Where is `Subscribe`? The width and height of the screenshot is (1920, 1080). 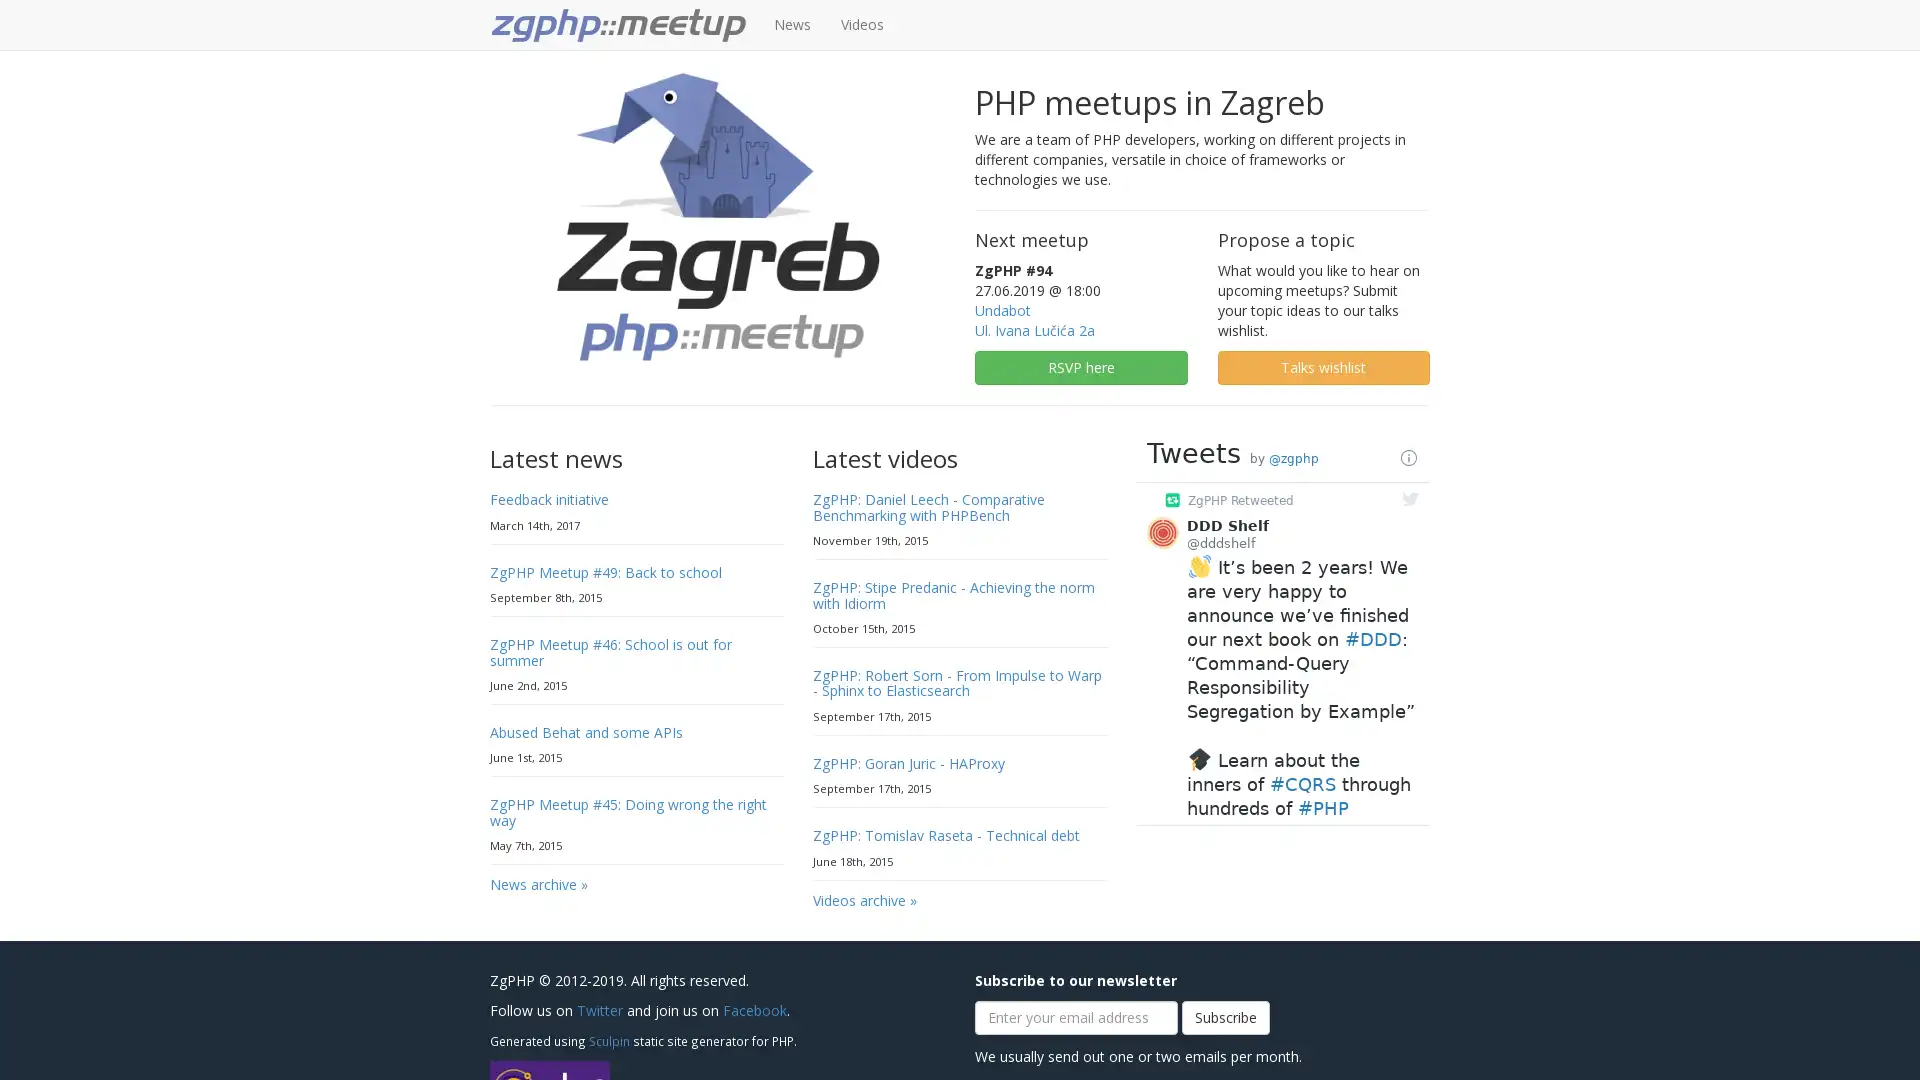 Subscribe is located at coordinates (1224, 1017).